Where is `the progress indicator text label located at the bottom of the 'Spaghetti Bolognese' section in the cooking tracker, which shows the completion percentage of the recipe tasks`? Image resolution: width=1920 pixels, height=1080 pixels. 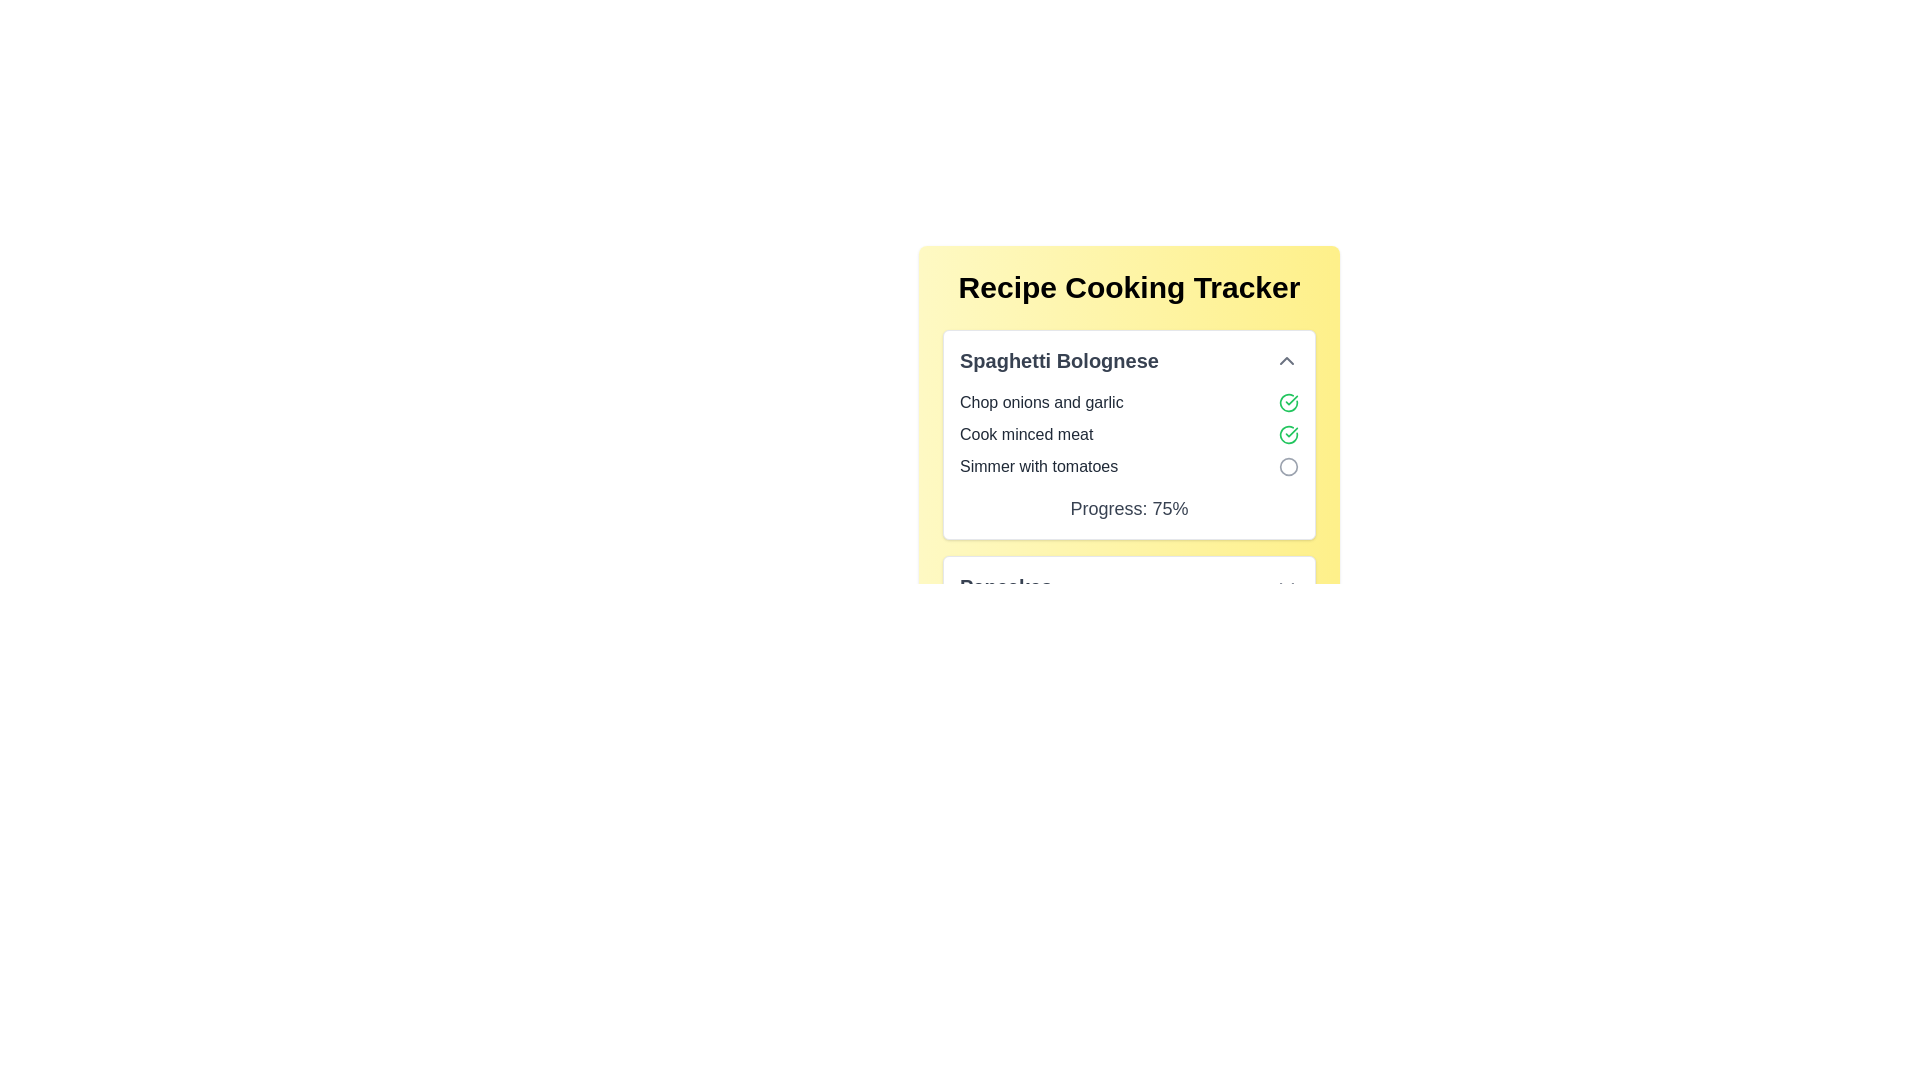 the progress indicator text label located at the bottom of the 'Spaghetti Bolognese' section in the cooking tracker, which shows the completion percentage of the recipe tasks is located at coordinates (1129, 508).